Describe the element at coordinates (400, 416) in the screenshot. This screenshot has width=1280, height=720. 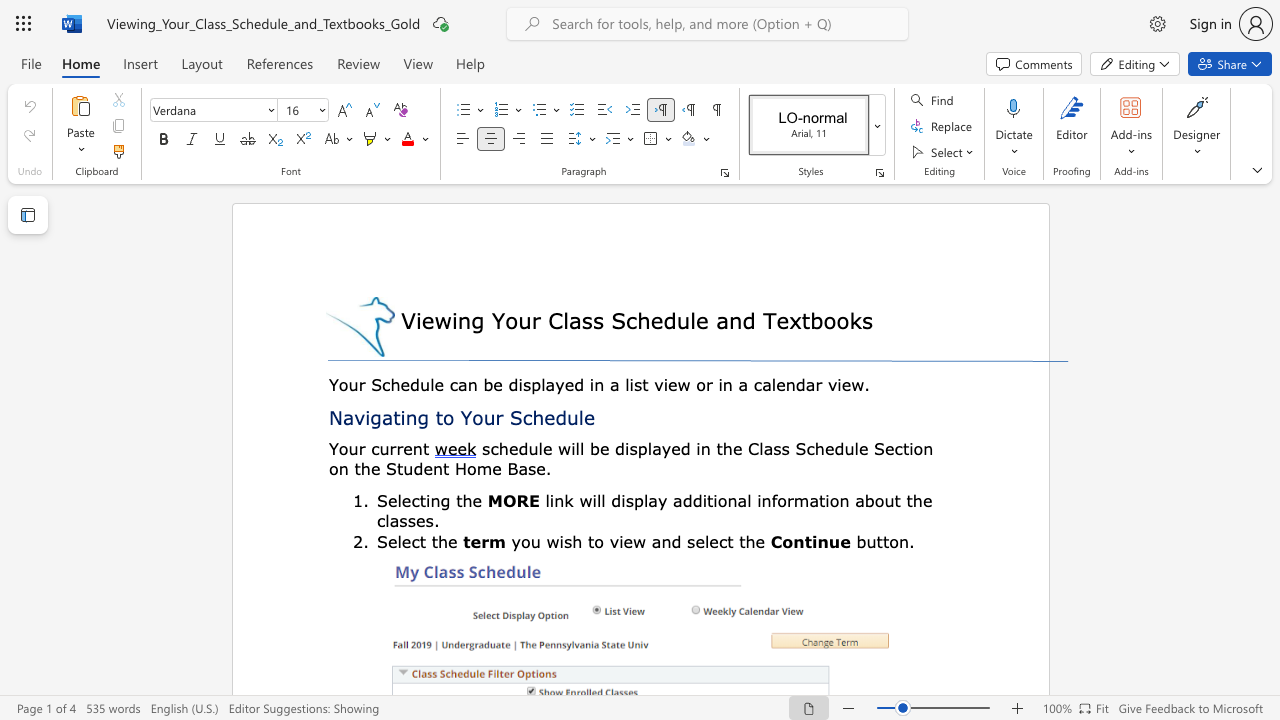
I see `the subset text "ing t" within the text "Navigating to Your Schedule"` at that location.